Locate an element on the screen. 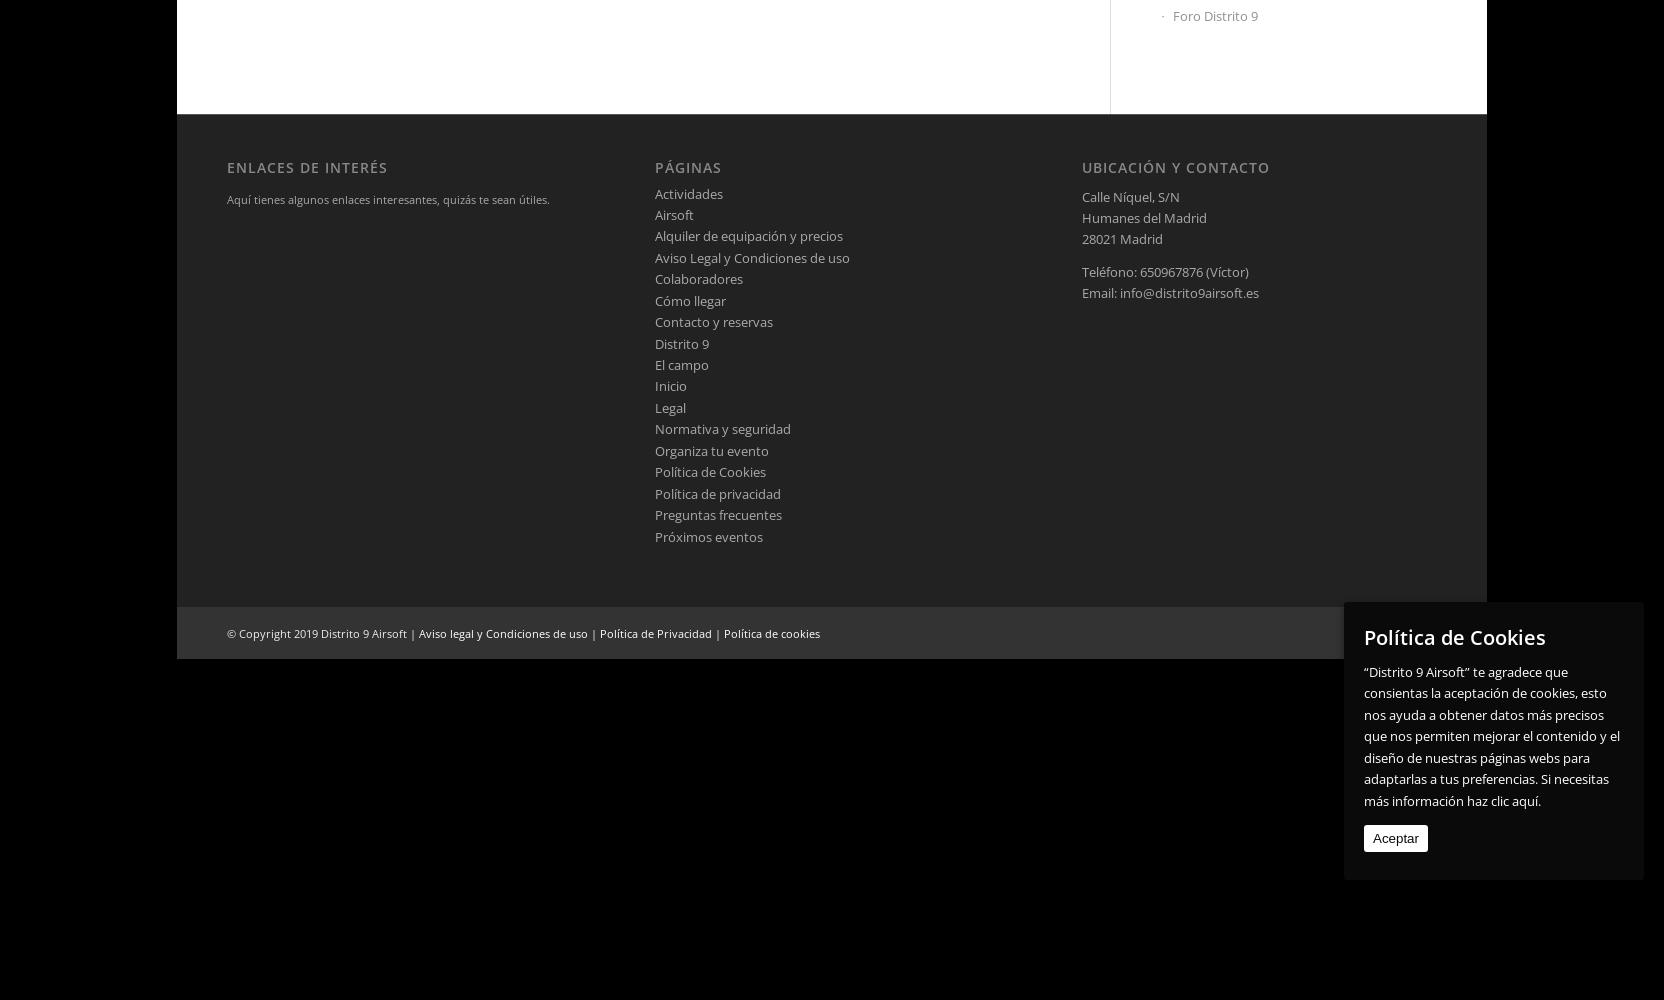 The width and height of the screenshot is (1664, 1000). '© Copyright 2019  Distrito 9 Airsoft  |' is located at coordinates (321, 632).